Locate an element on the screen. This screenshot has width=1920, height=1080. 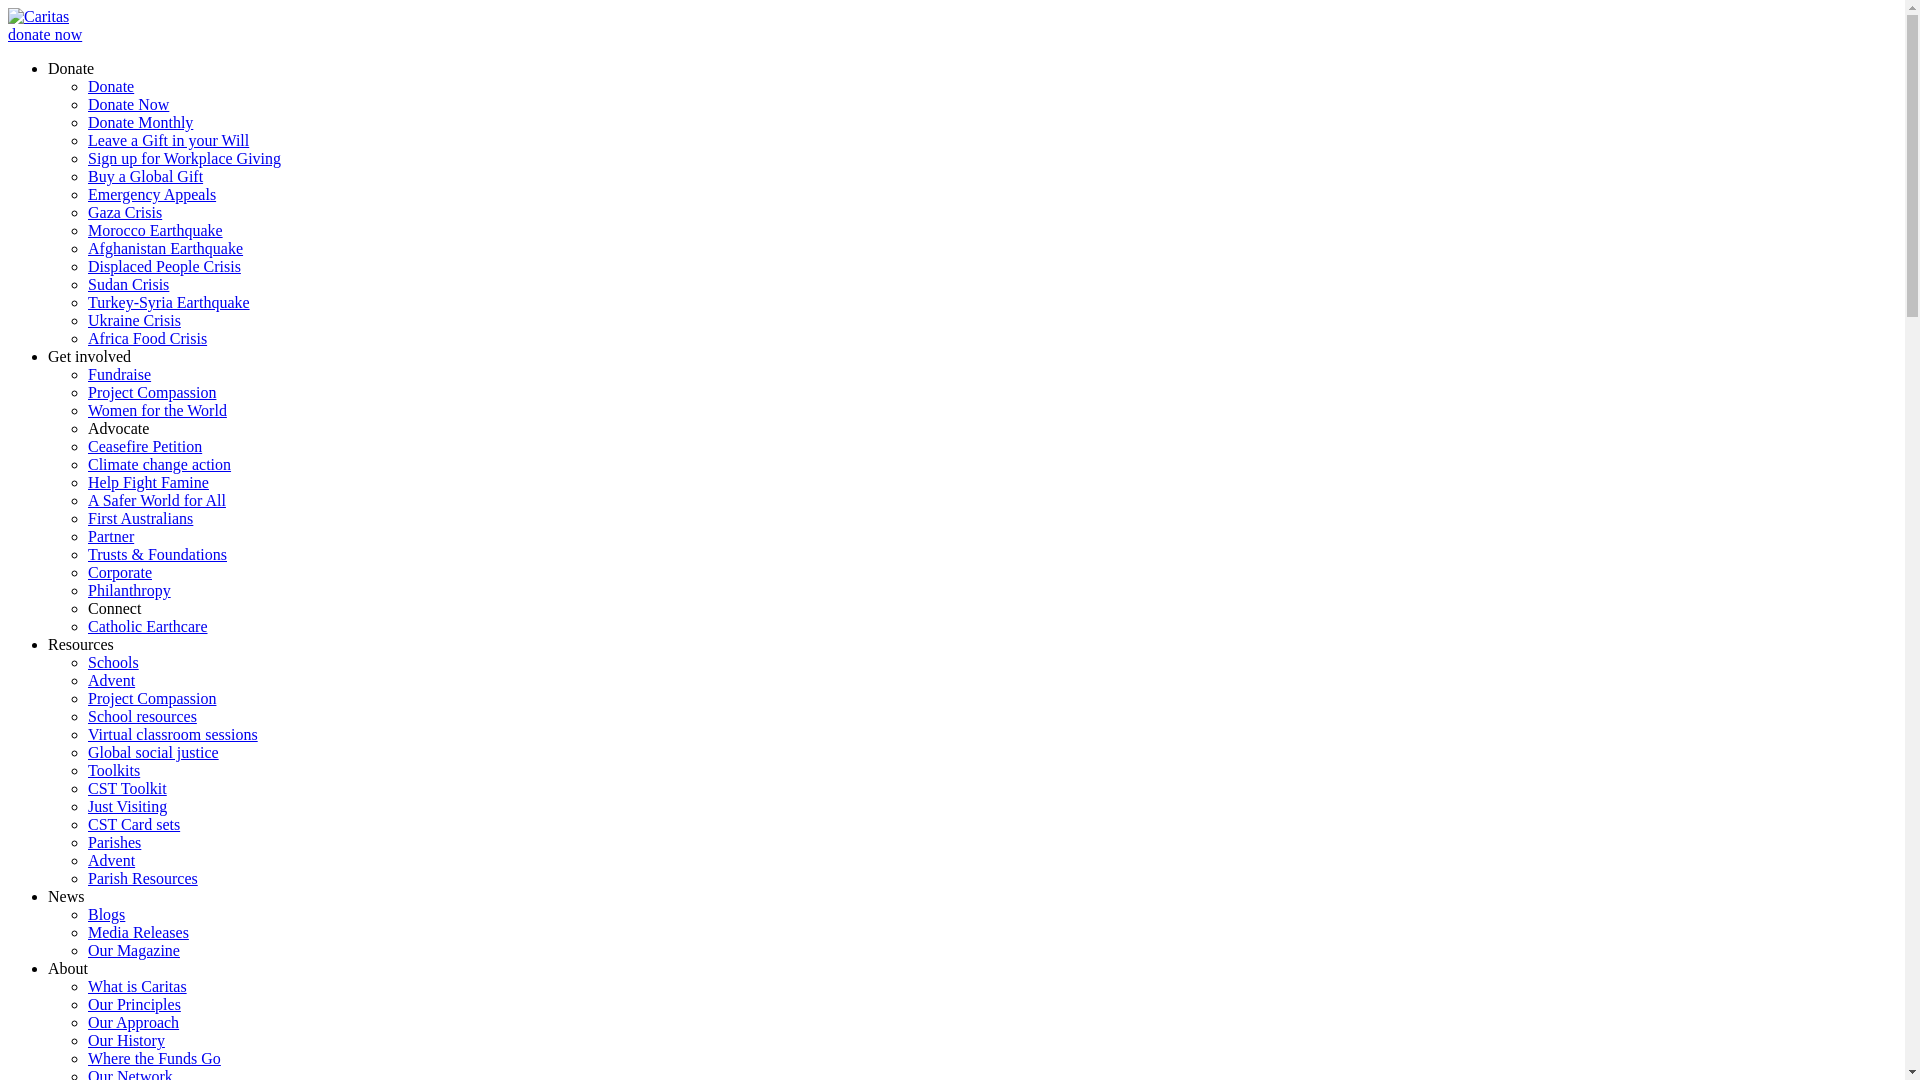
'Morocco Earthquake' is located at coordinates (154, 229).